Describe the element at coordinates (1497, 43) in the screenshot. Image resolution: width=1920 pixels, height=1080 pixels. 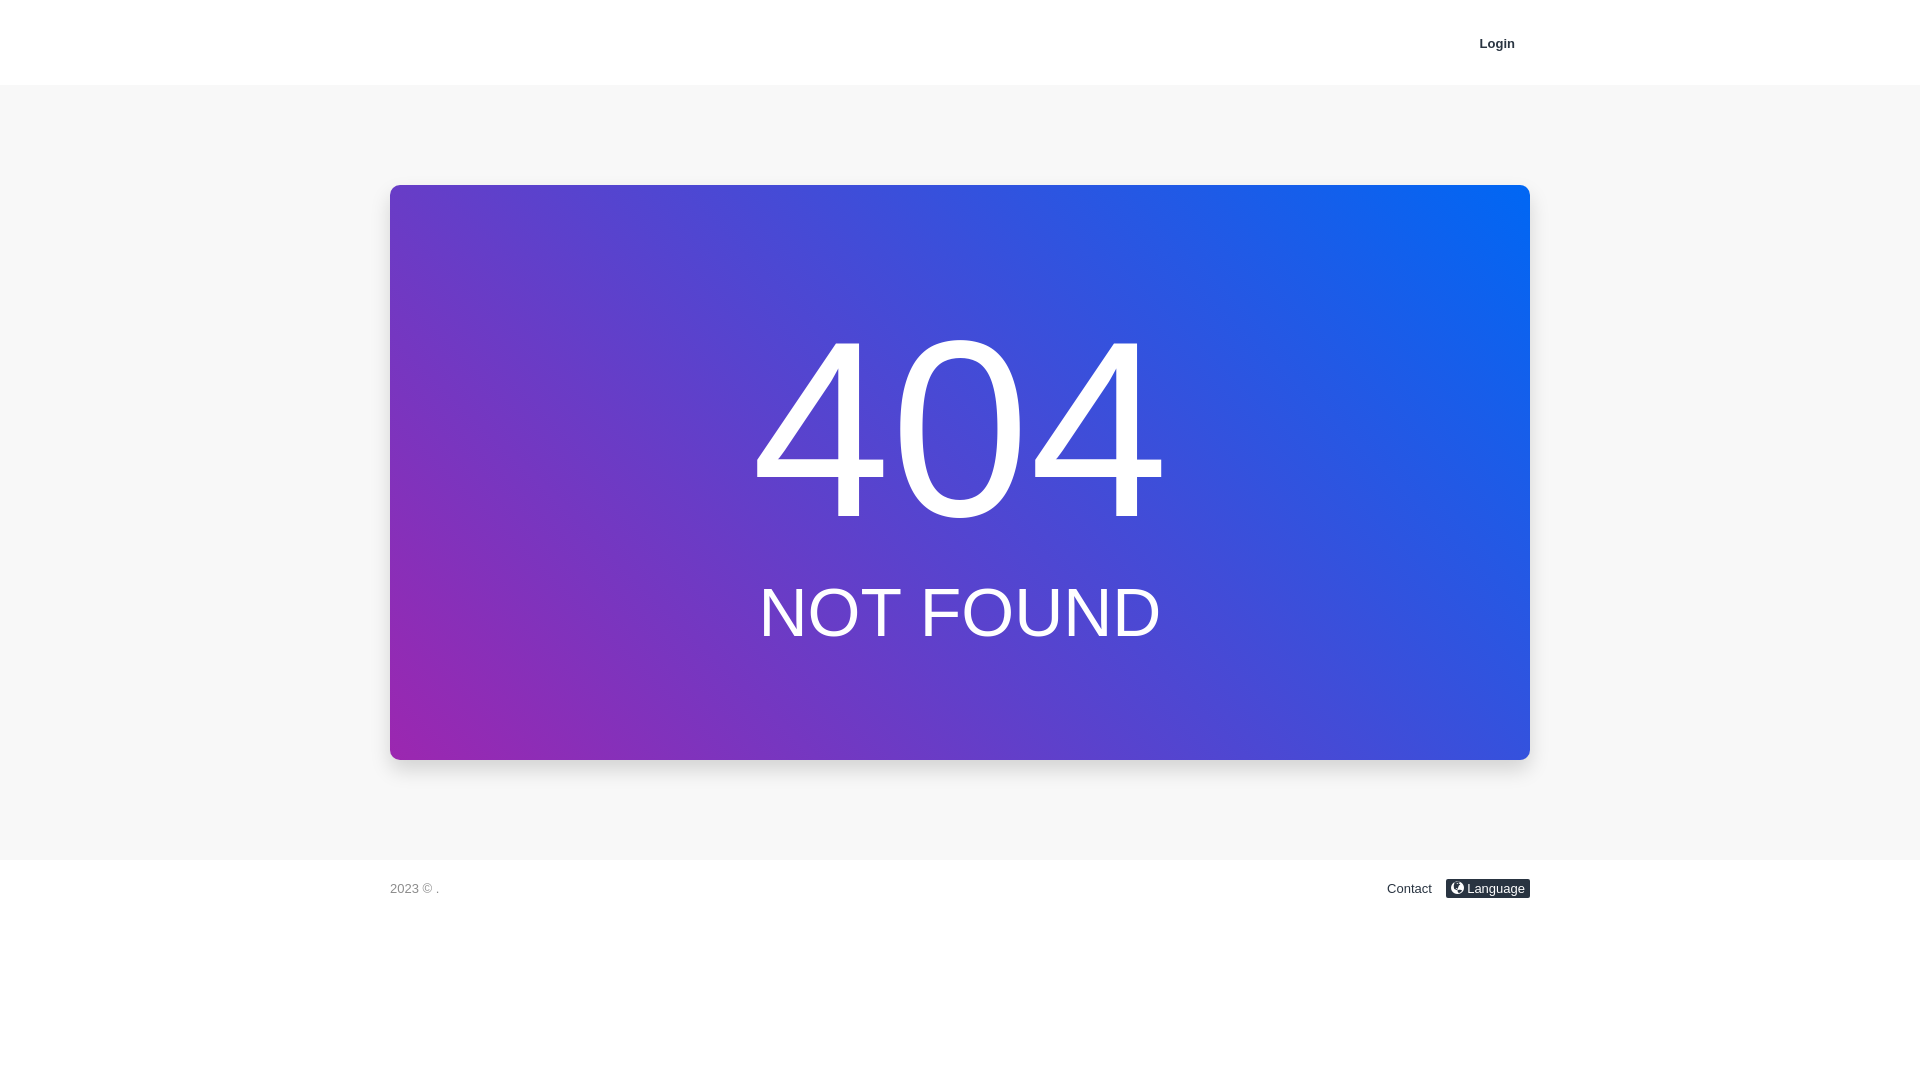
I see `'Login'` at that location.